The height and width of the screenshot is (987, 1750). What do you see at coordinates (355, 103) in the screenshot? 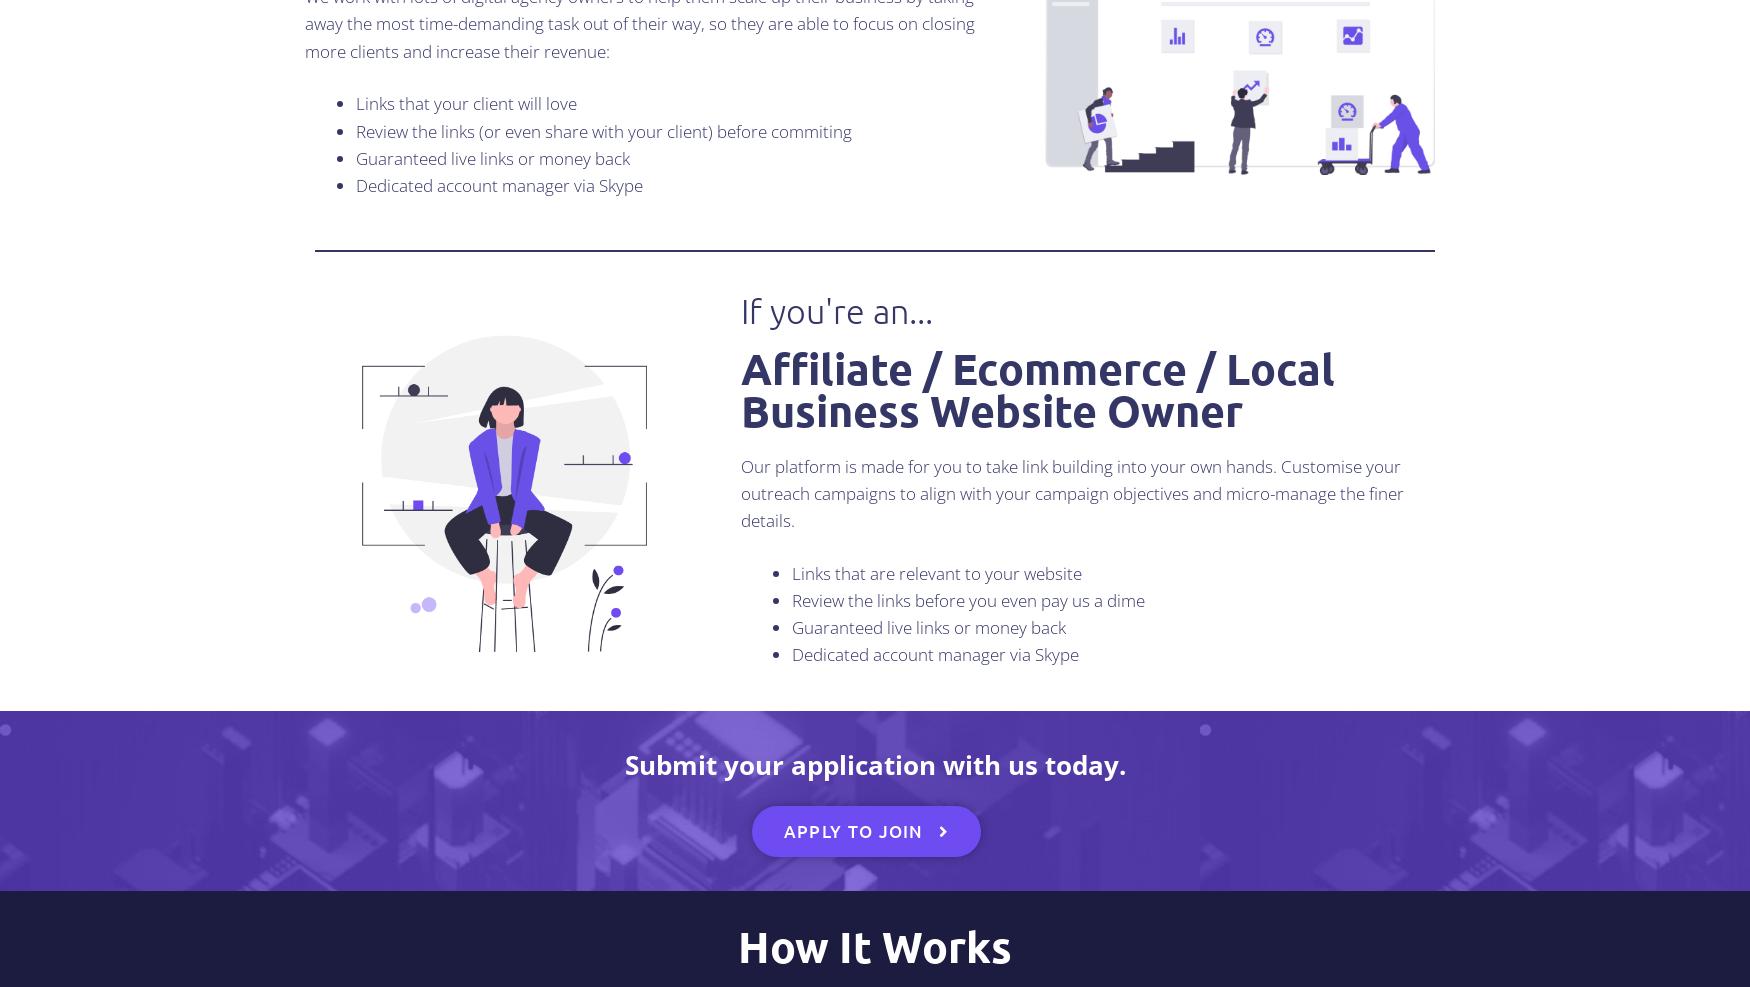
I see `'Links that your client will love'` at bounding box center [355, 103].